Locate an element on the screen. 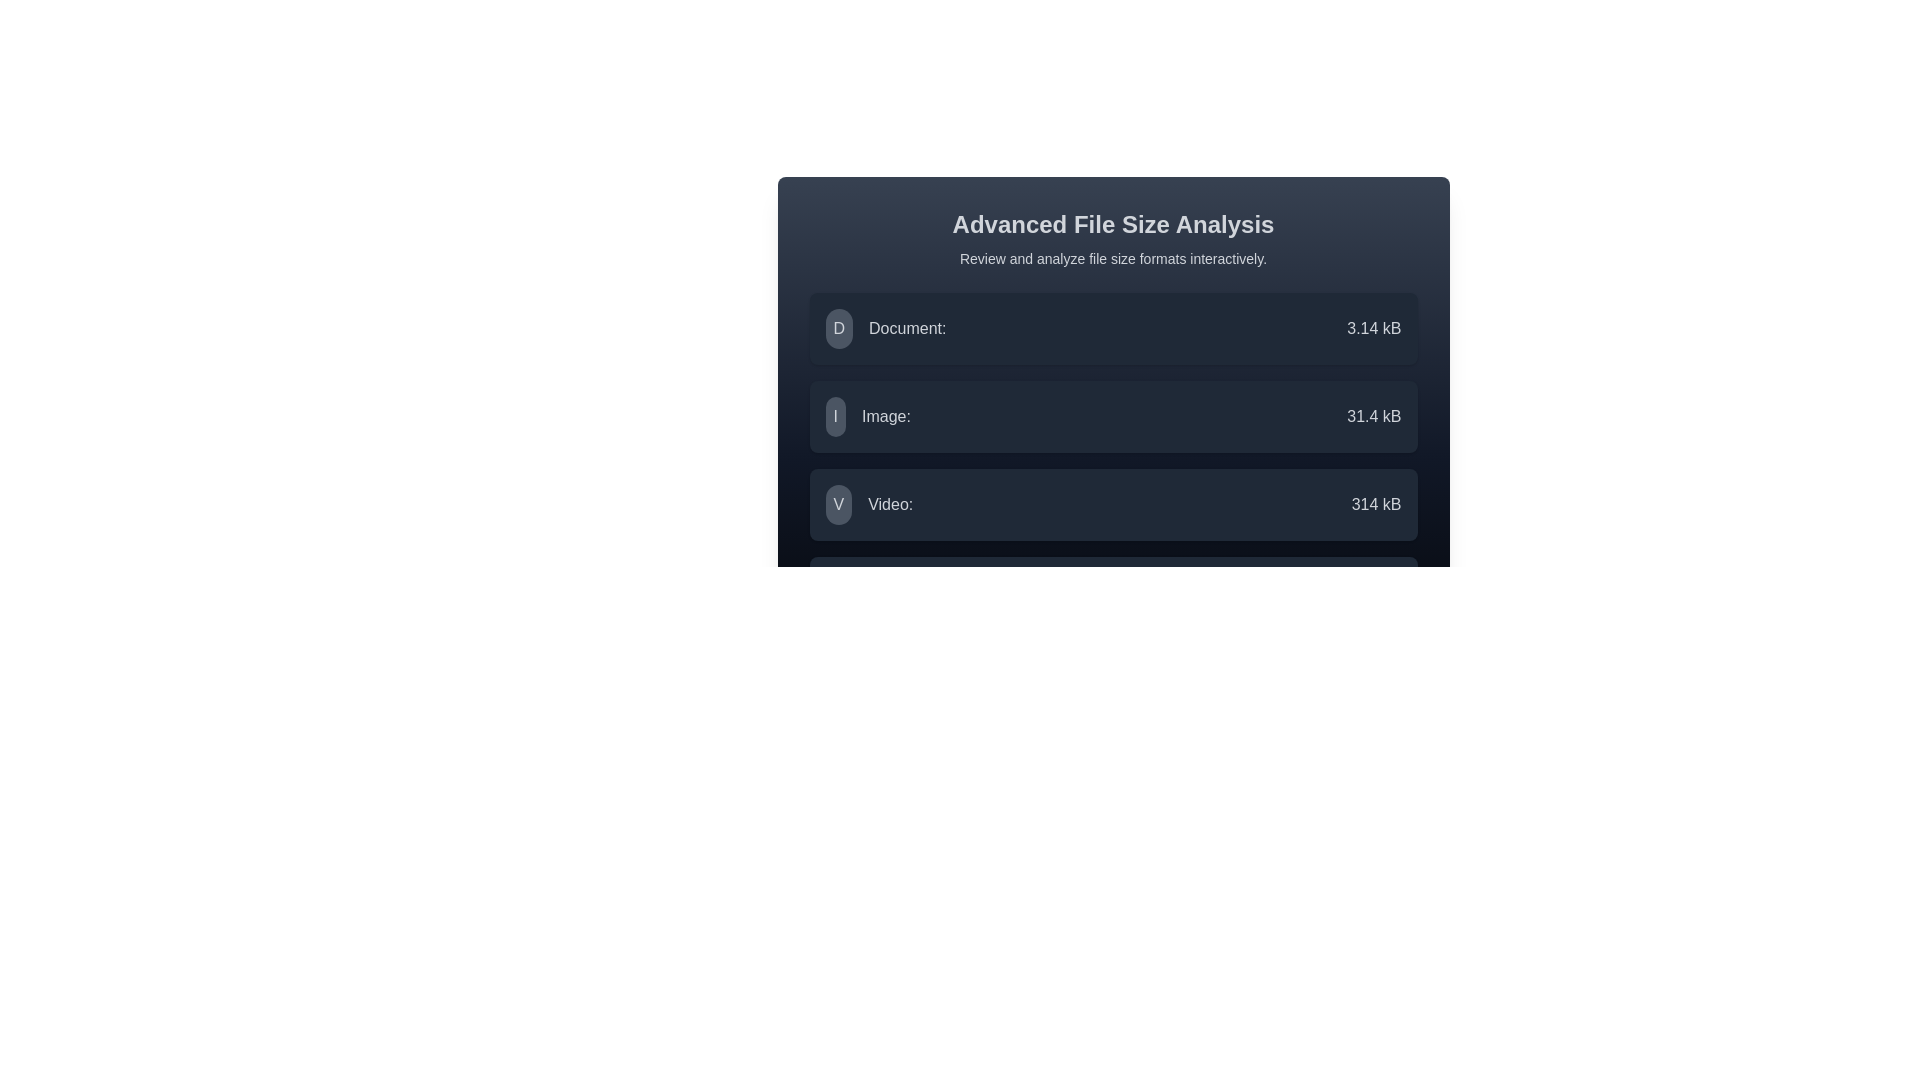  the composite element consisting of a circular gray icon with the letter 'D' and the label 'Document:' is located at coordinates (884, 327).